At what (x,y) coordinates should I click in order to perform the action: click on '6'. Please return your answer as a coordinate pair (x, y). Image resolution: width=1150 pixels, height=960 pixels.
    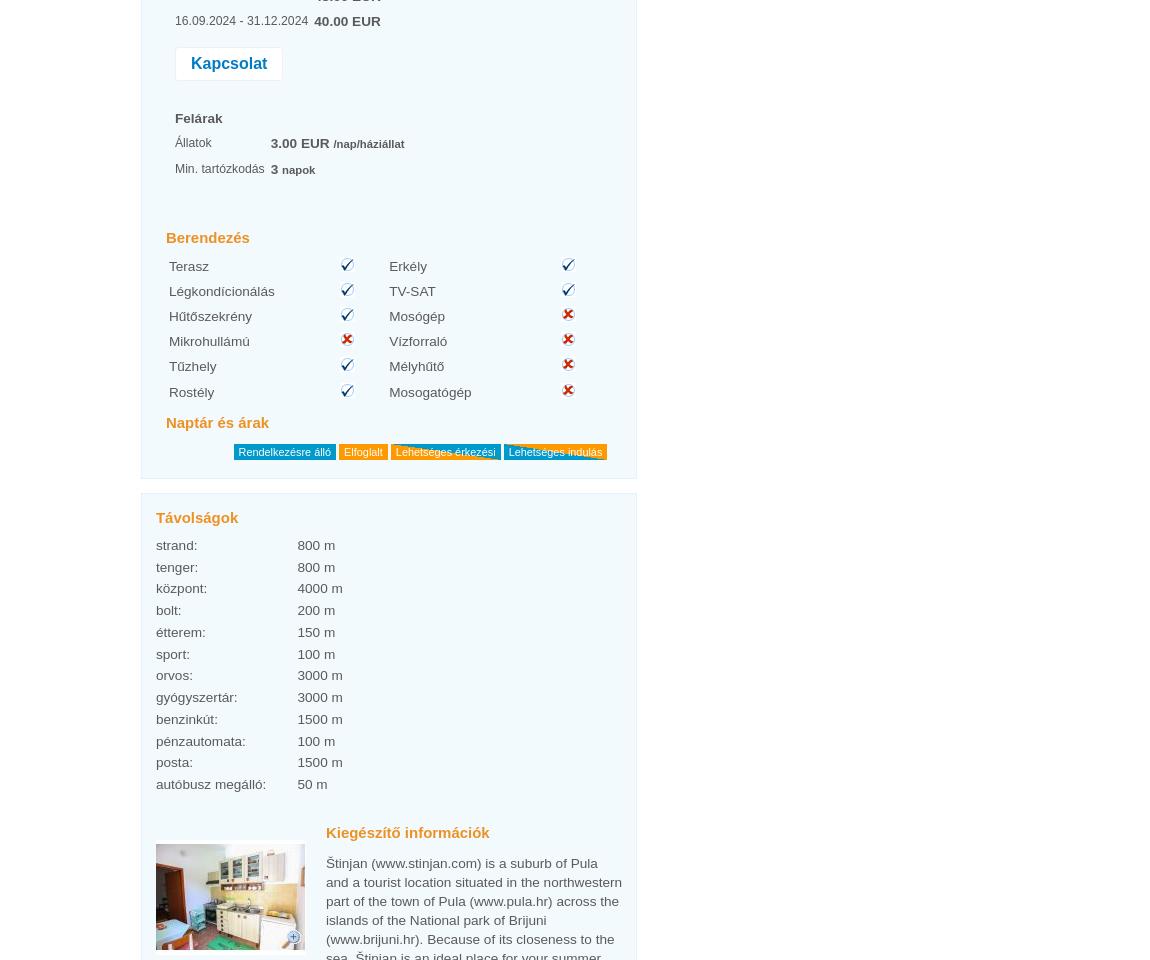
    Looking at the image, I should click on (483, 57).